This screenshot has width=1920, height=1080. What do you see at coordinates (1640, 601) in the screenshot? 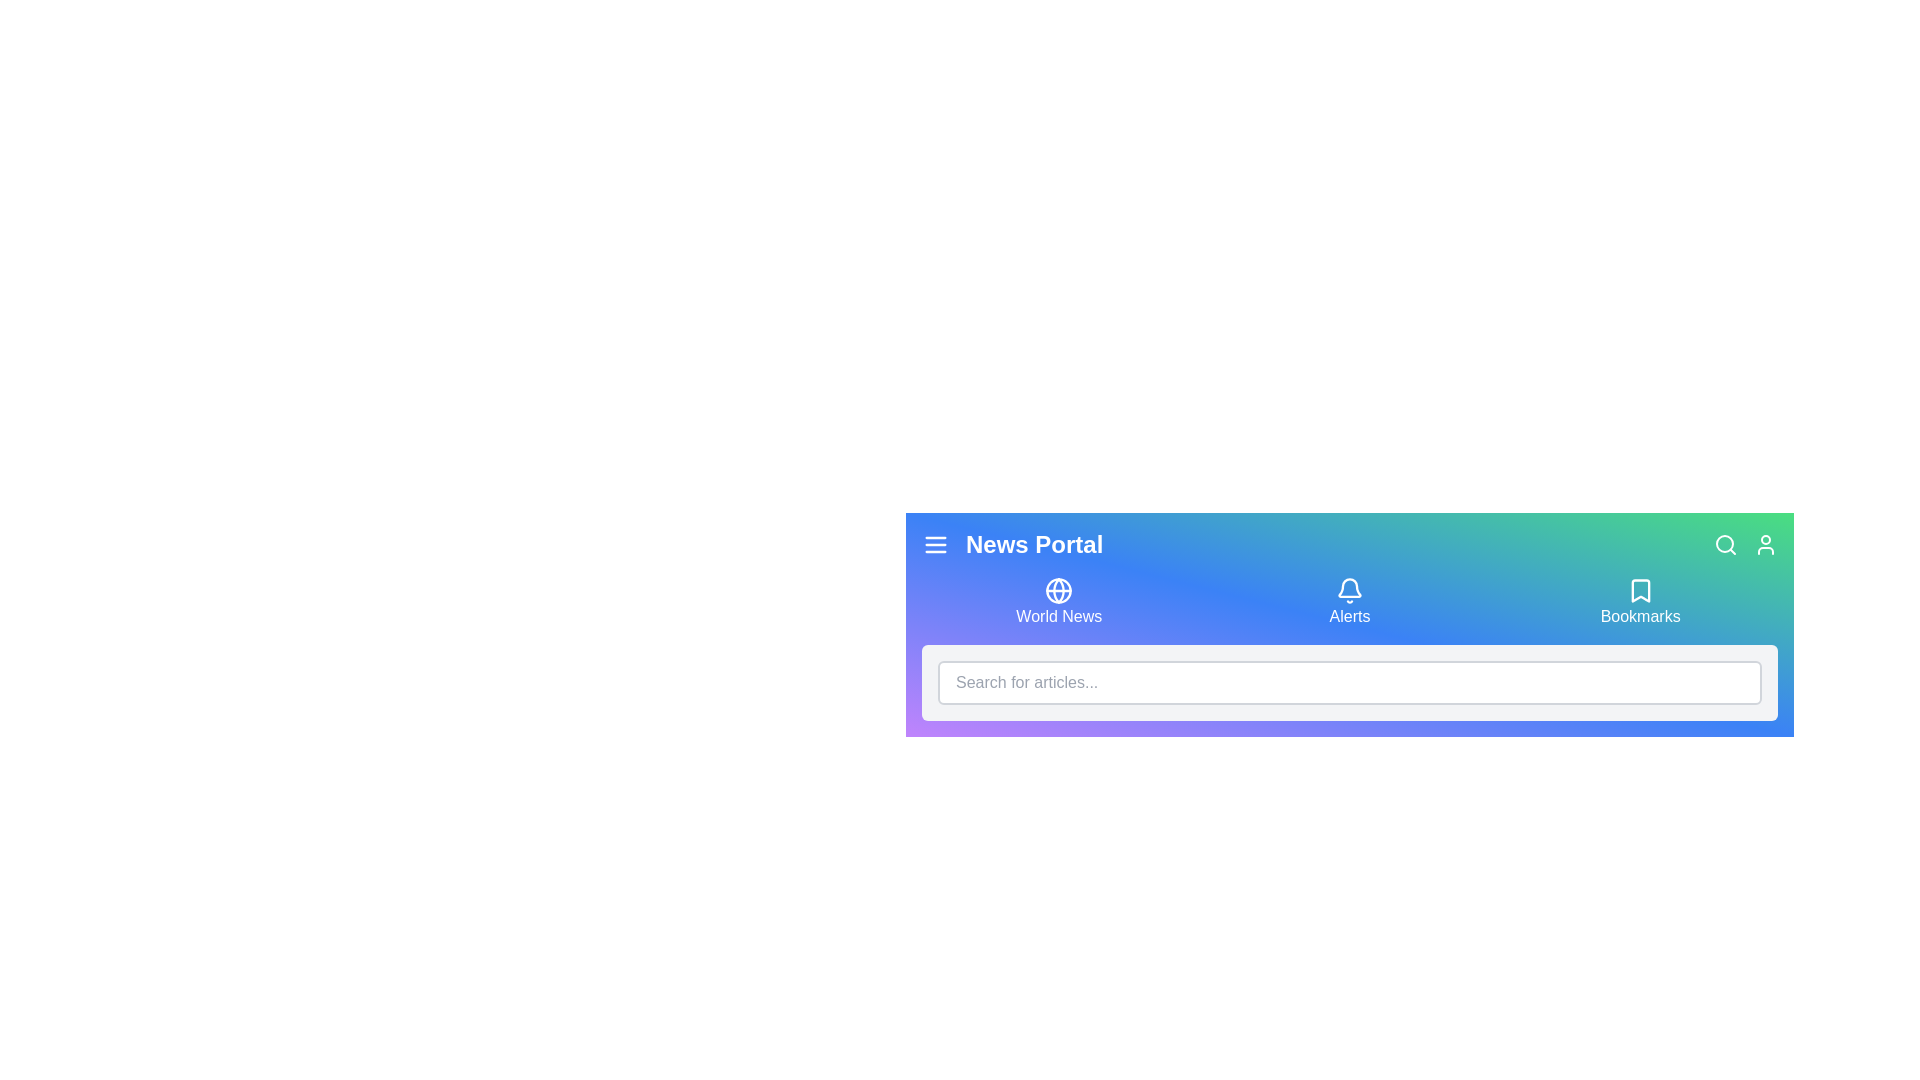
I see `the 'Bookmarks' button to navigate to the 'Bookmarks' section` at bounding box center [1640, 601].